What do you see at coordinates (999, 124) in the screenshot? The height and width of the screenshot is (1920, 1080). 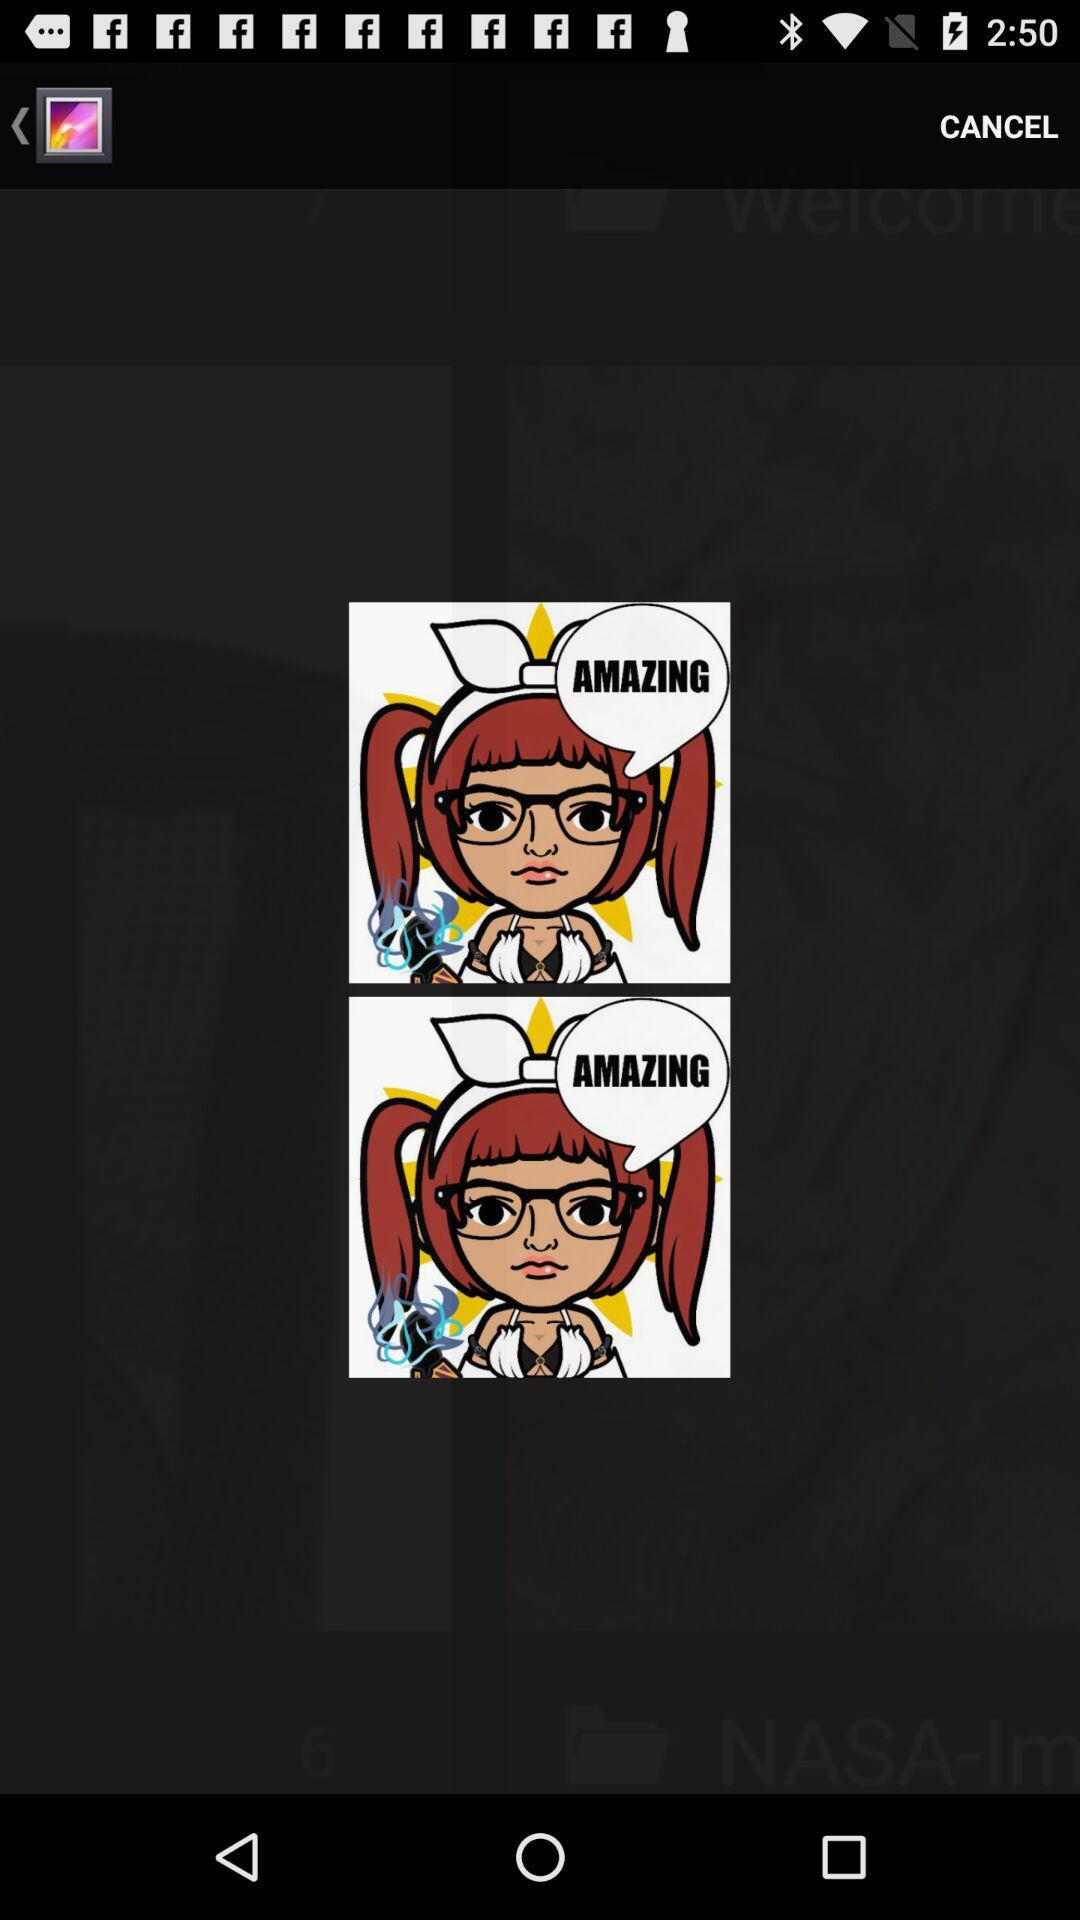 I see `the cancel icon` at bounding box center [999, 124].